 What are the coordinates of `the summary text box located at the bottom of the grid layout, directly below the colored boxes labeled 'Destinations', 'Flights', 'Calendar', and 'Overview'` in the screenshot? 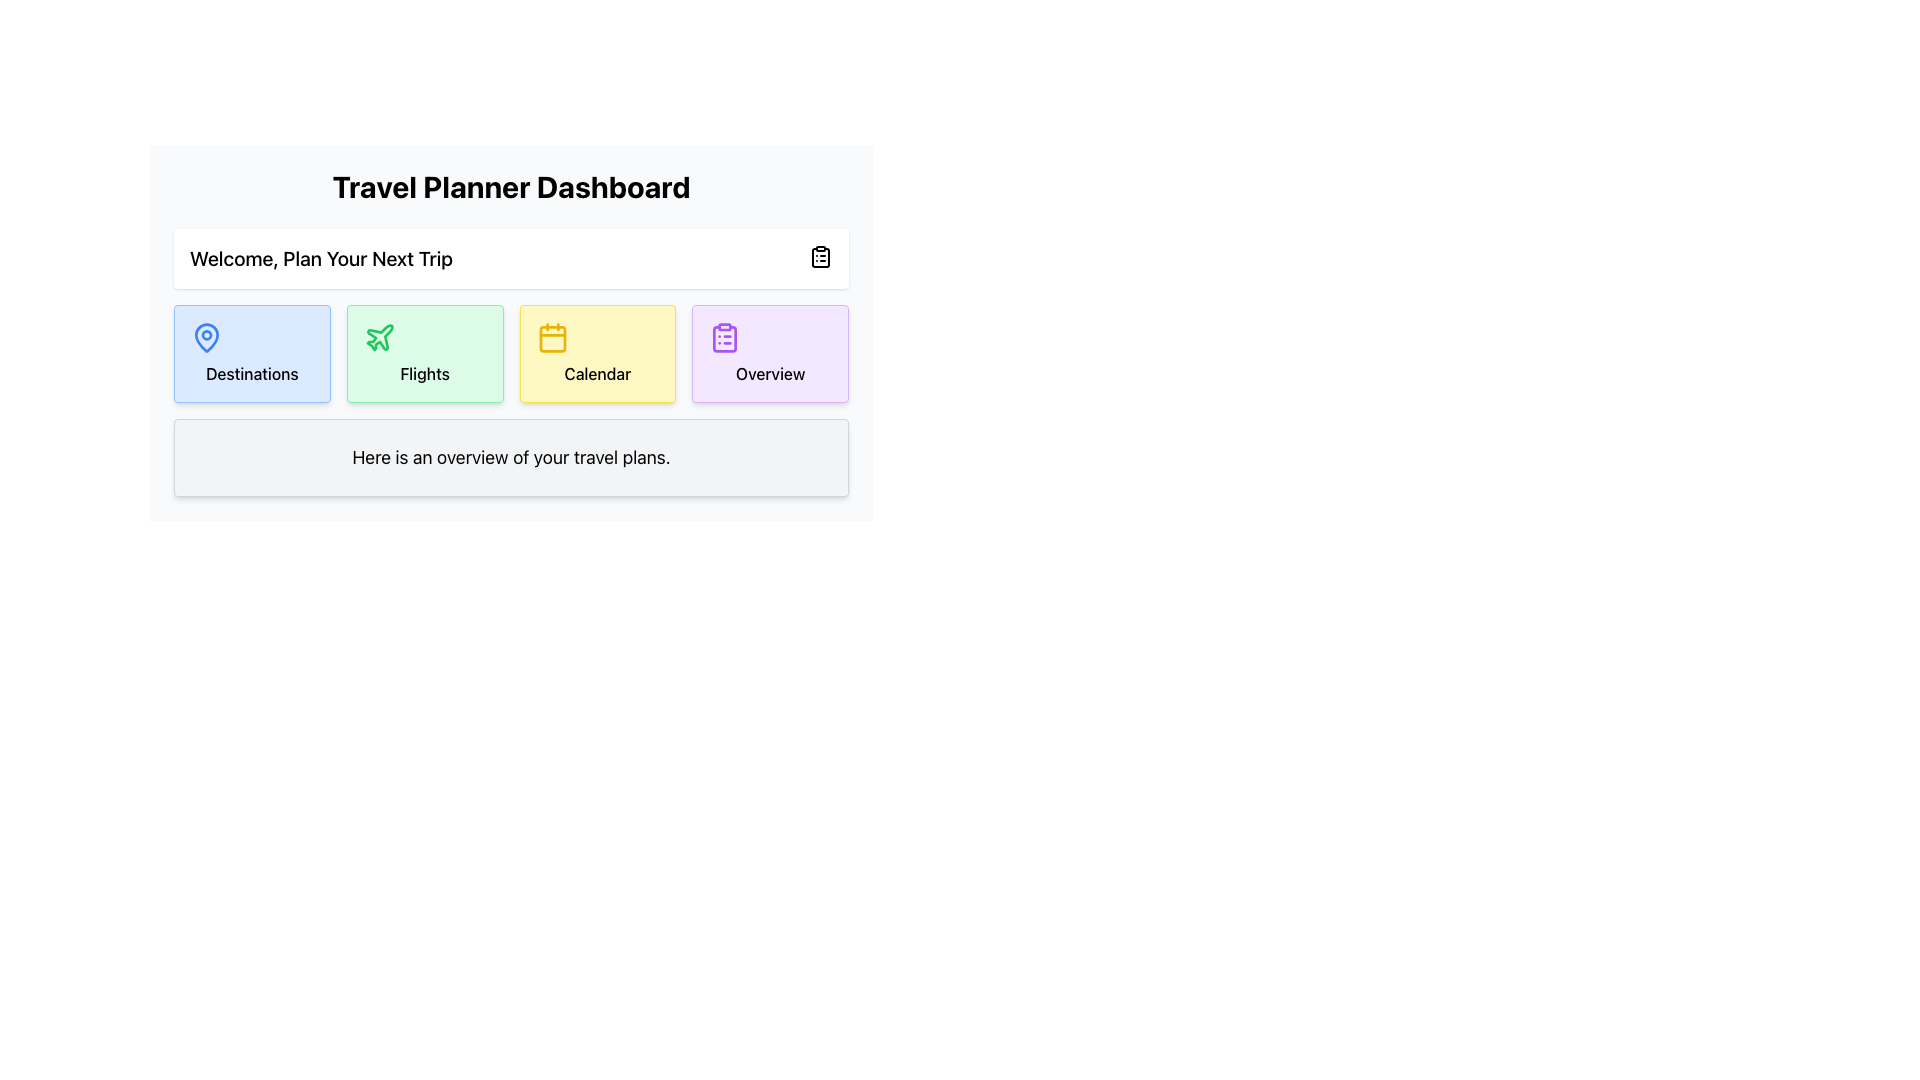 It's located at (511, 458).